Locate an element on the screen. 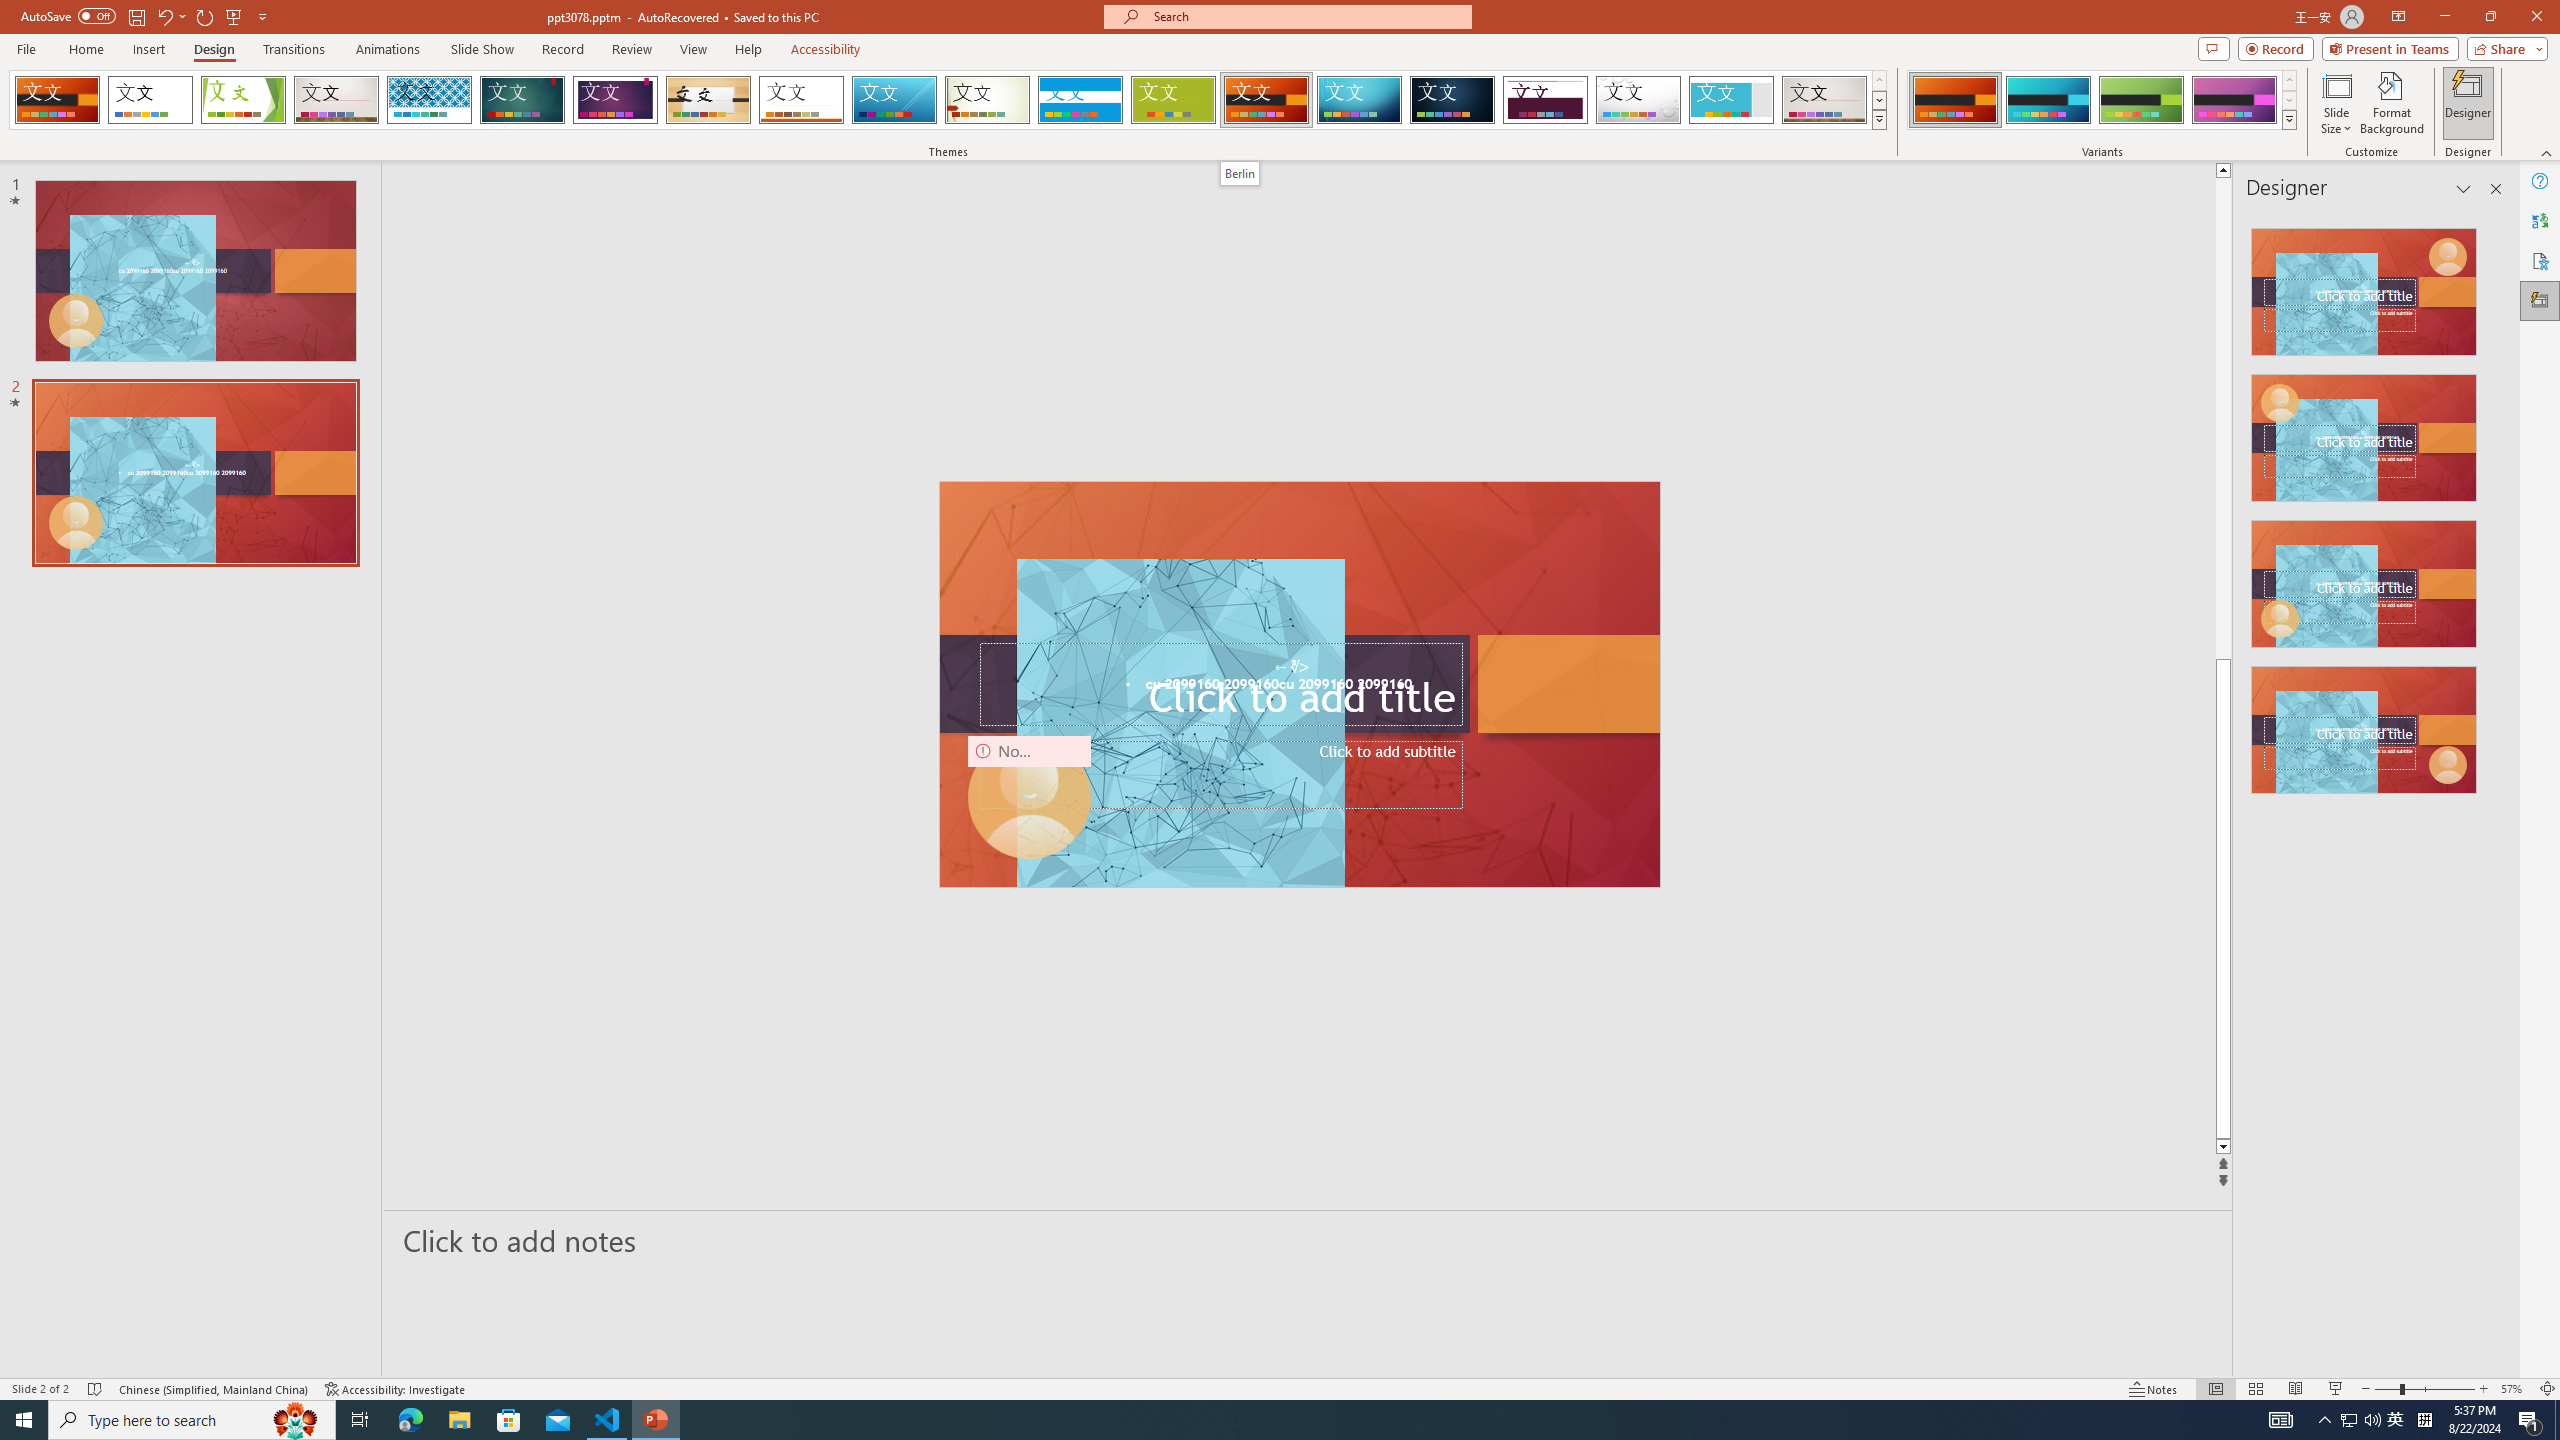 The height and width of the screenshot is (1440, 2560). 'Berlin Variant 4' is located at coordinates (2233, 99).